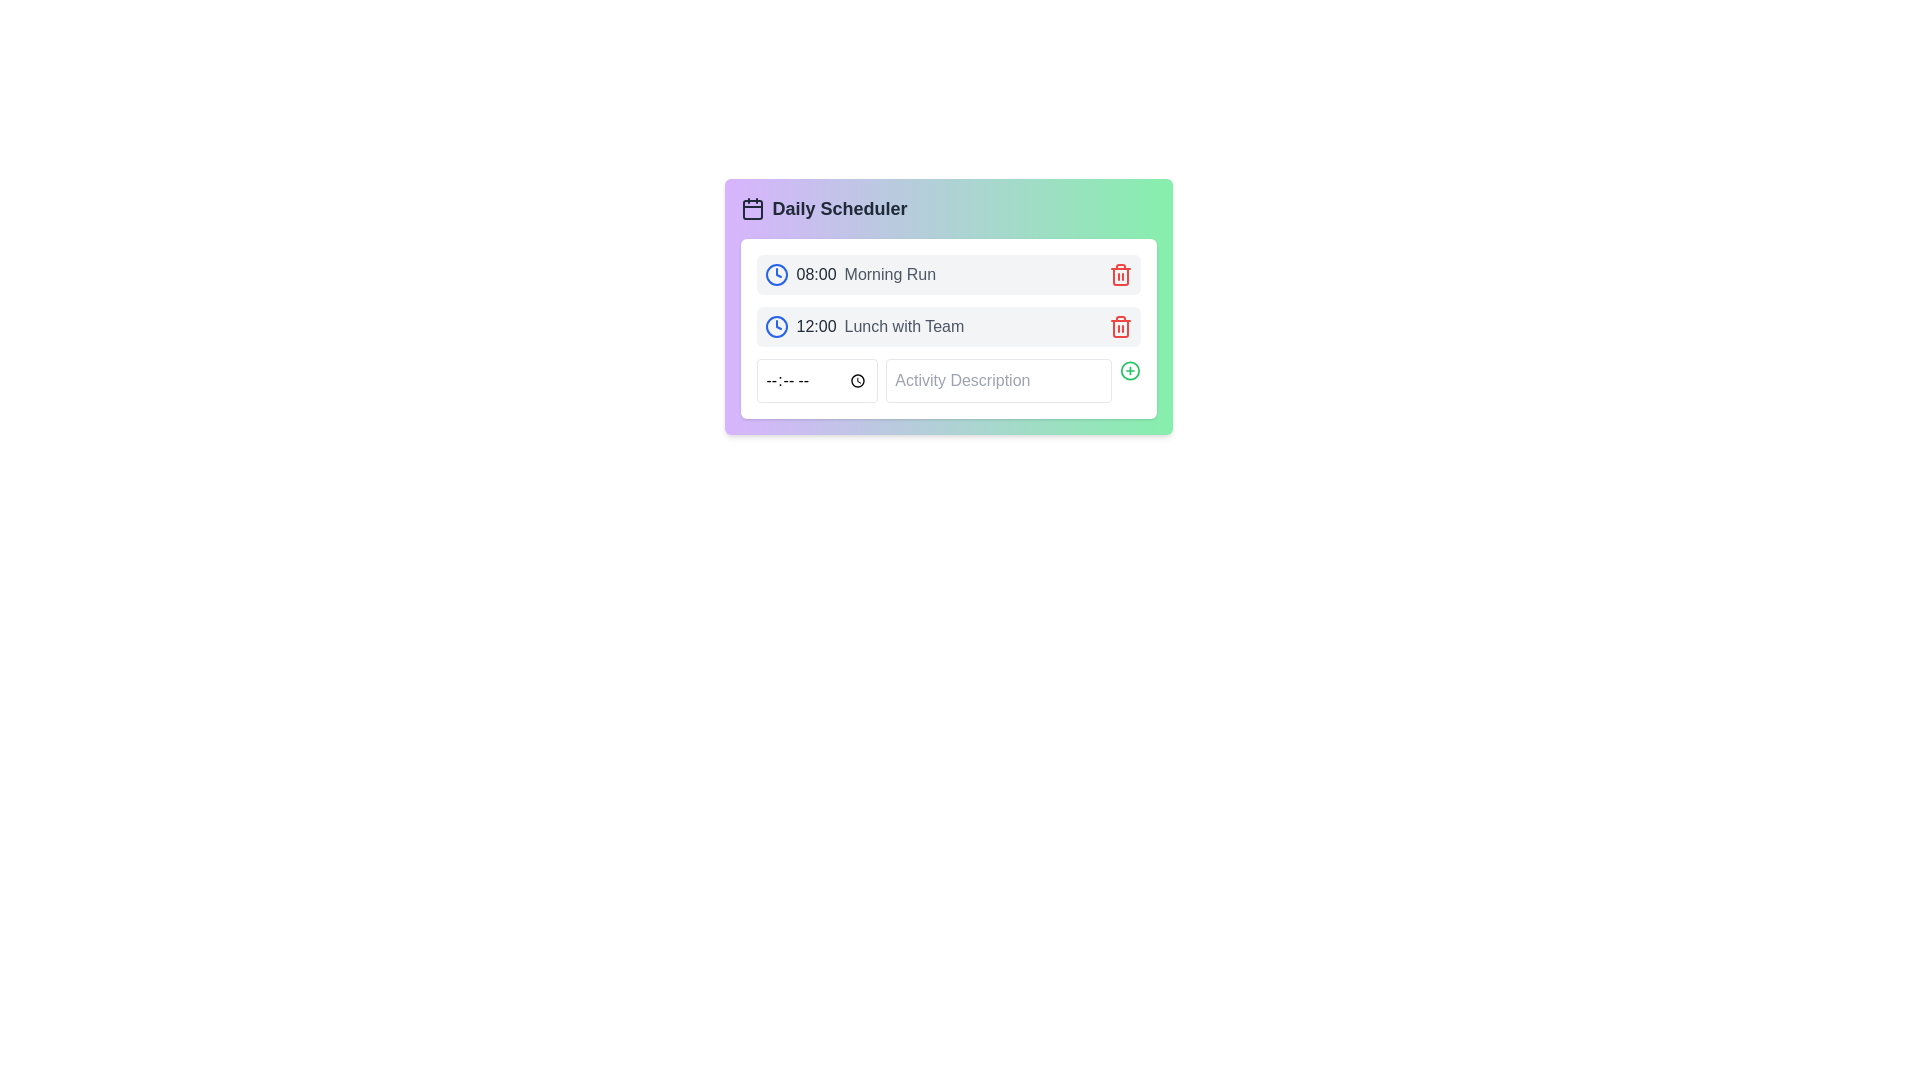 The image size is (1920, 1080). What do you see at coordinates (1129, 370) in the screenshot?
I see `the green outlined circular SVG component that is part of the plus sign icon located in the lower-right region of the schedule interface` at bounding box center [1129, 370].